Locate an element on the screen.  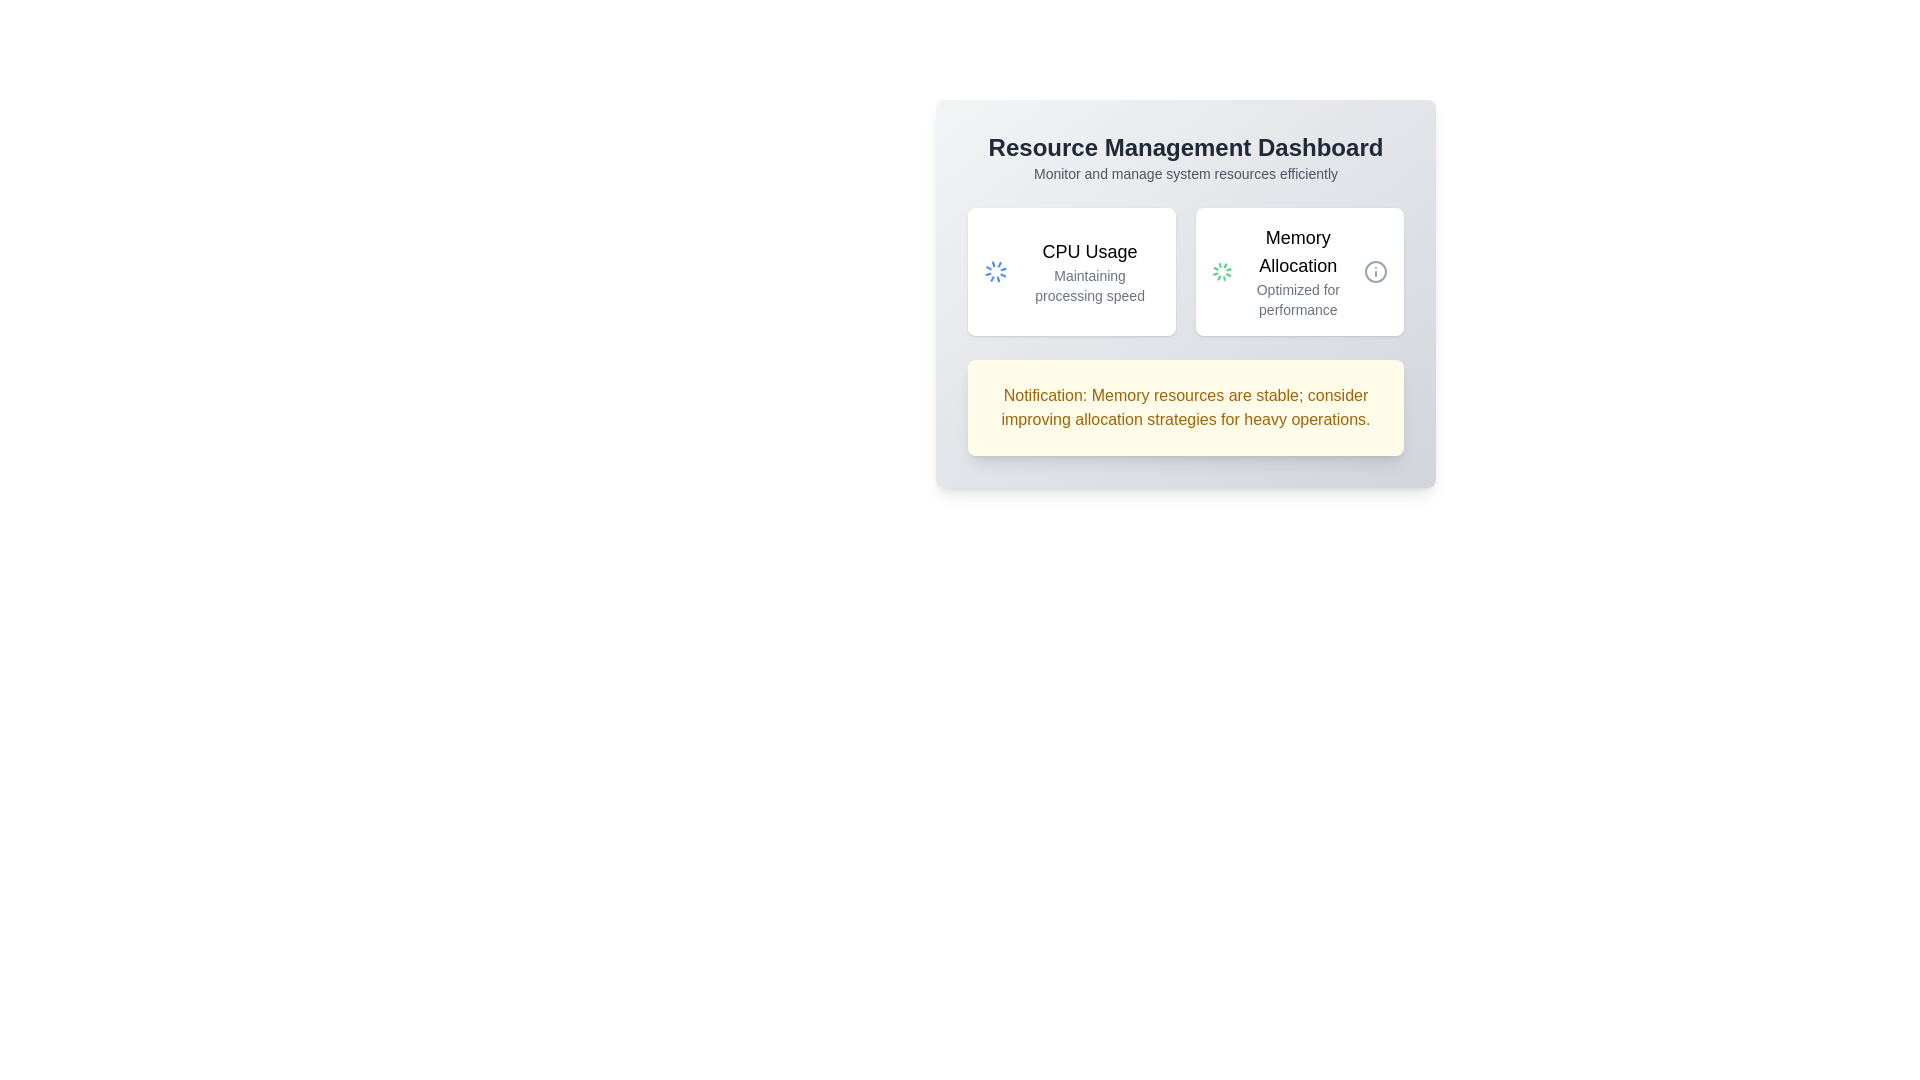
the Loader icon, which indicates an ongoing process related to memory allocation, located to the left of the 'Memory Allocation' title in the second card of a two-card set is located at coordinates (1221, 272).